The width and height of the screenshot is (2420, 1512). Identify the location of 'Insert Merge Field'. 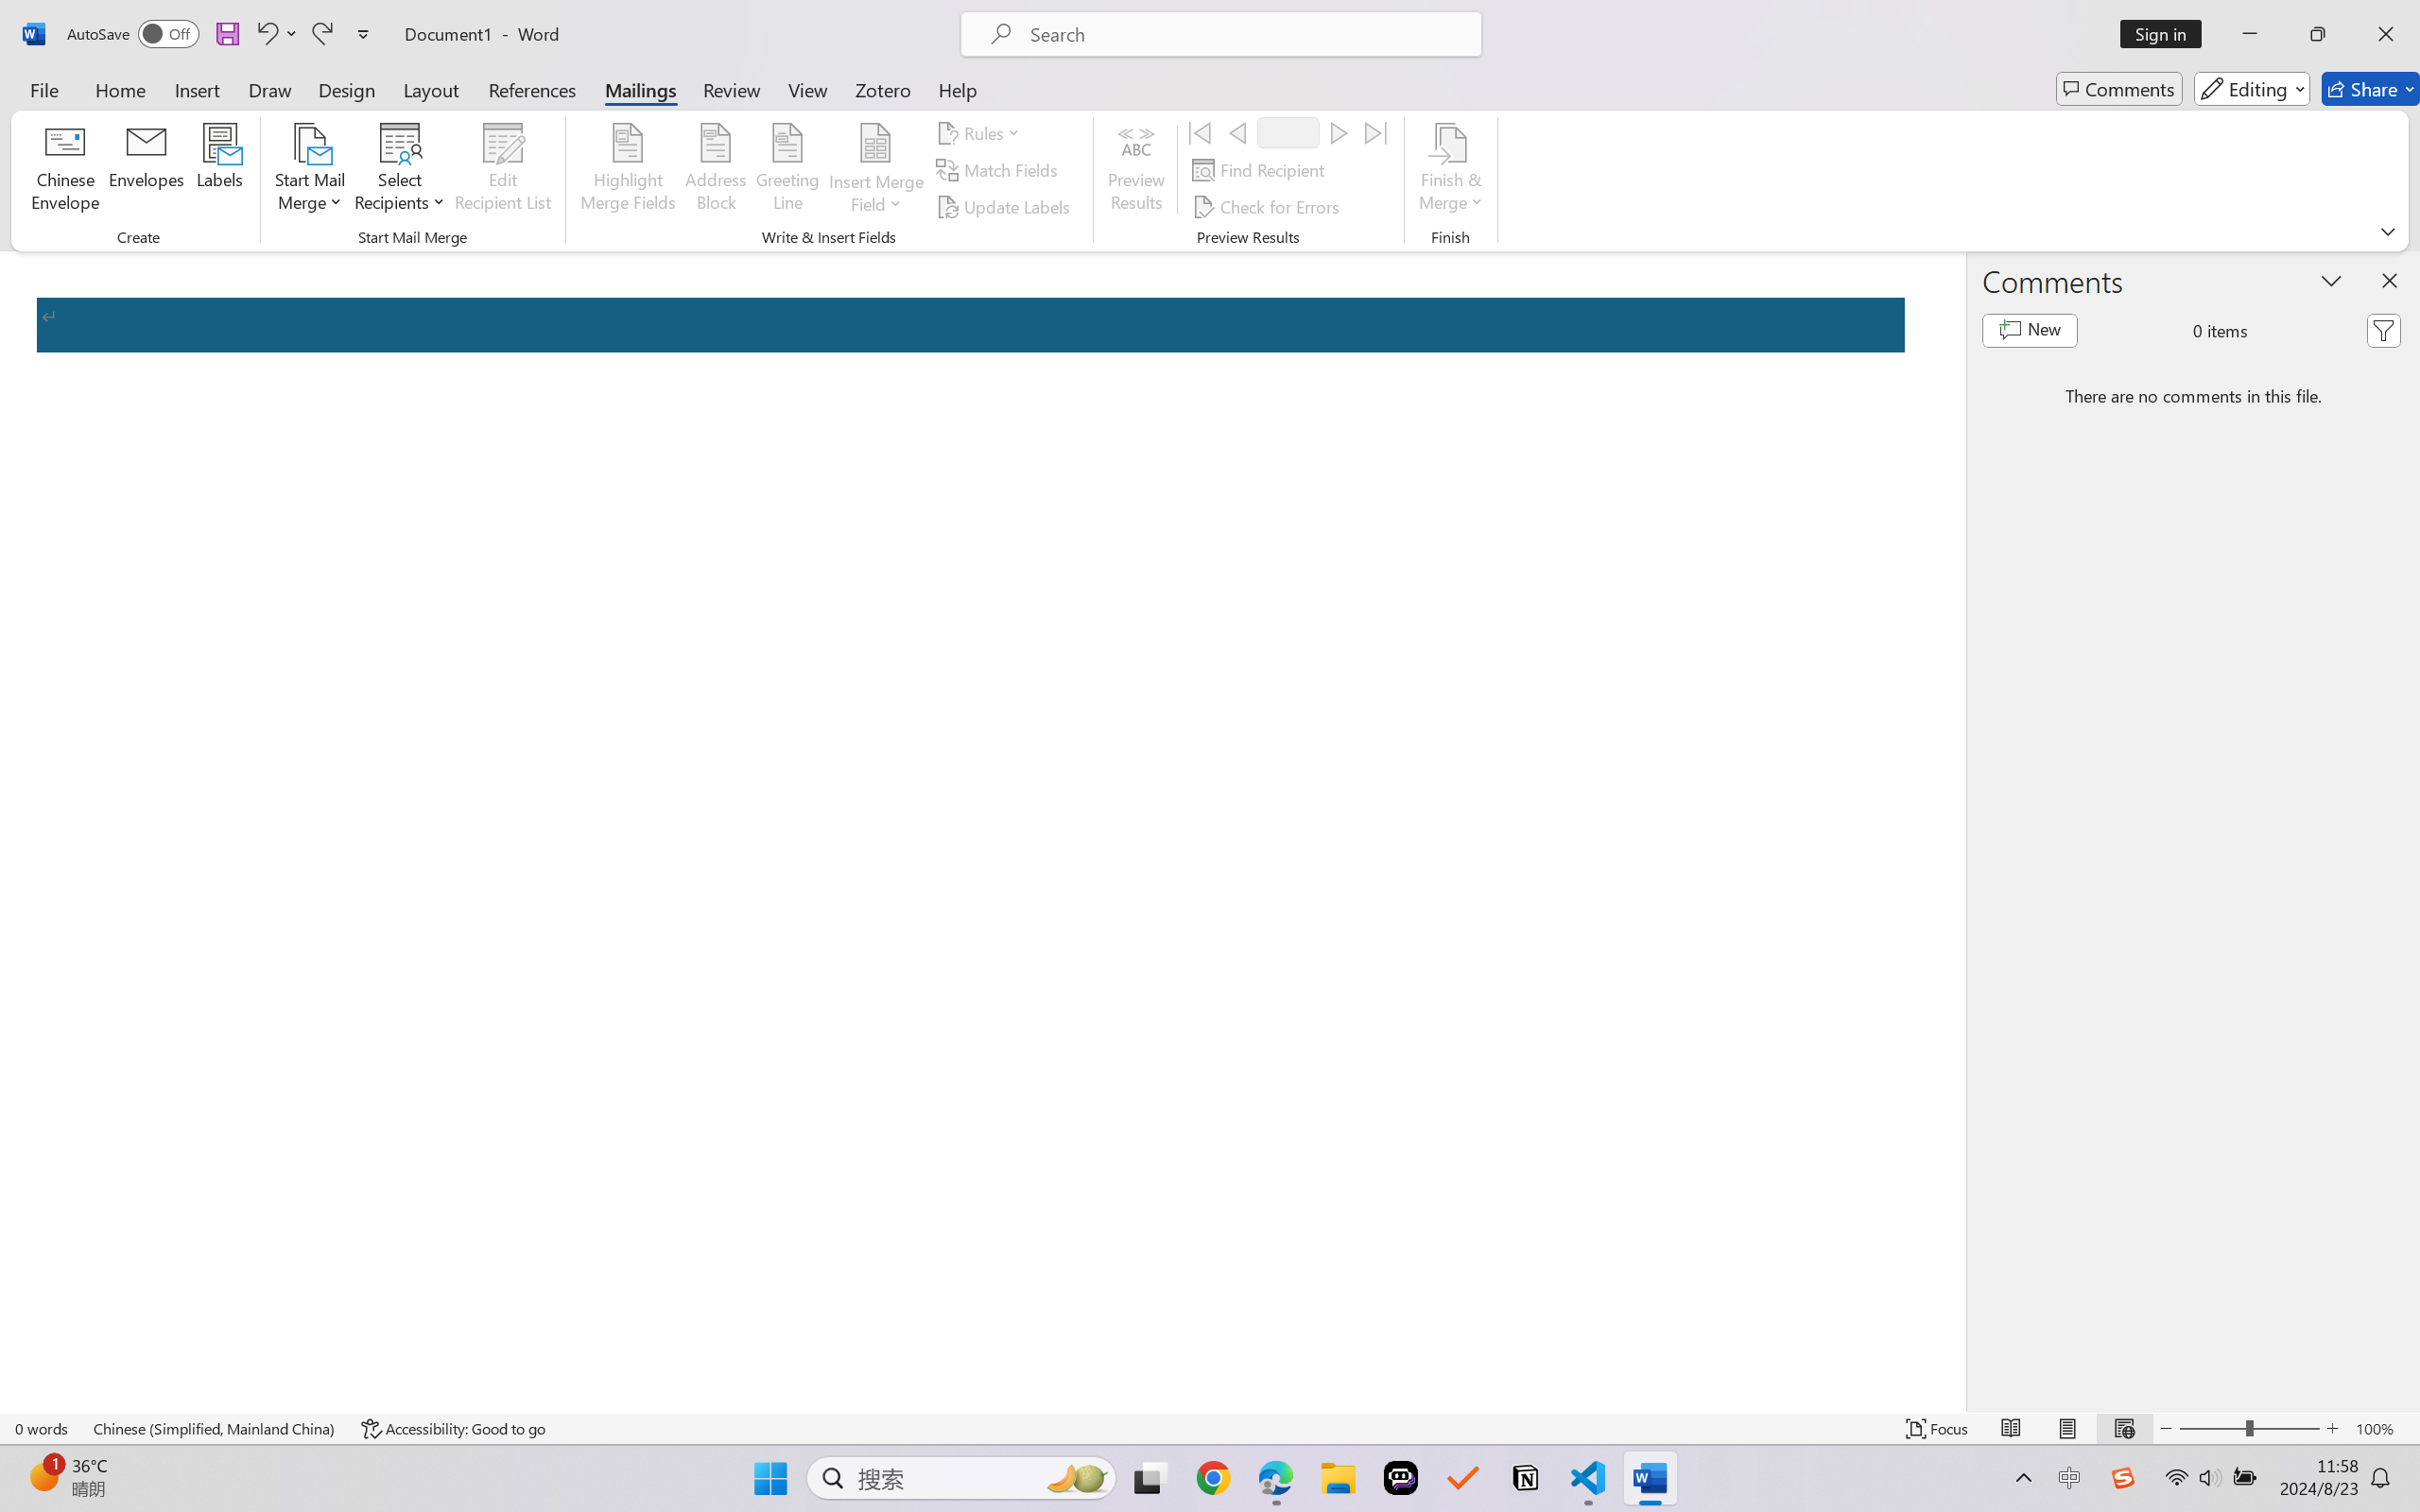
(875, 170).